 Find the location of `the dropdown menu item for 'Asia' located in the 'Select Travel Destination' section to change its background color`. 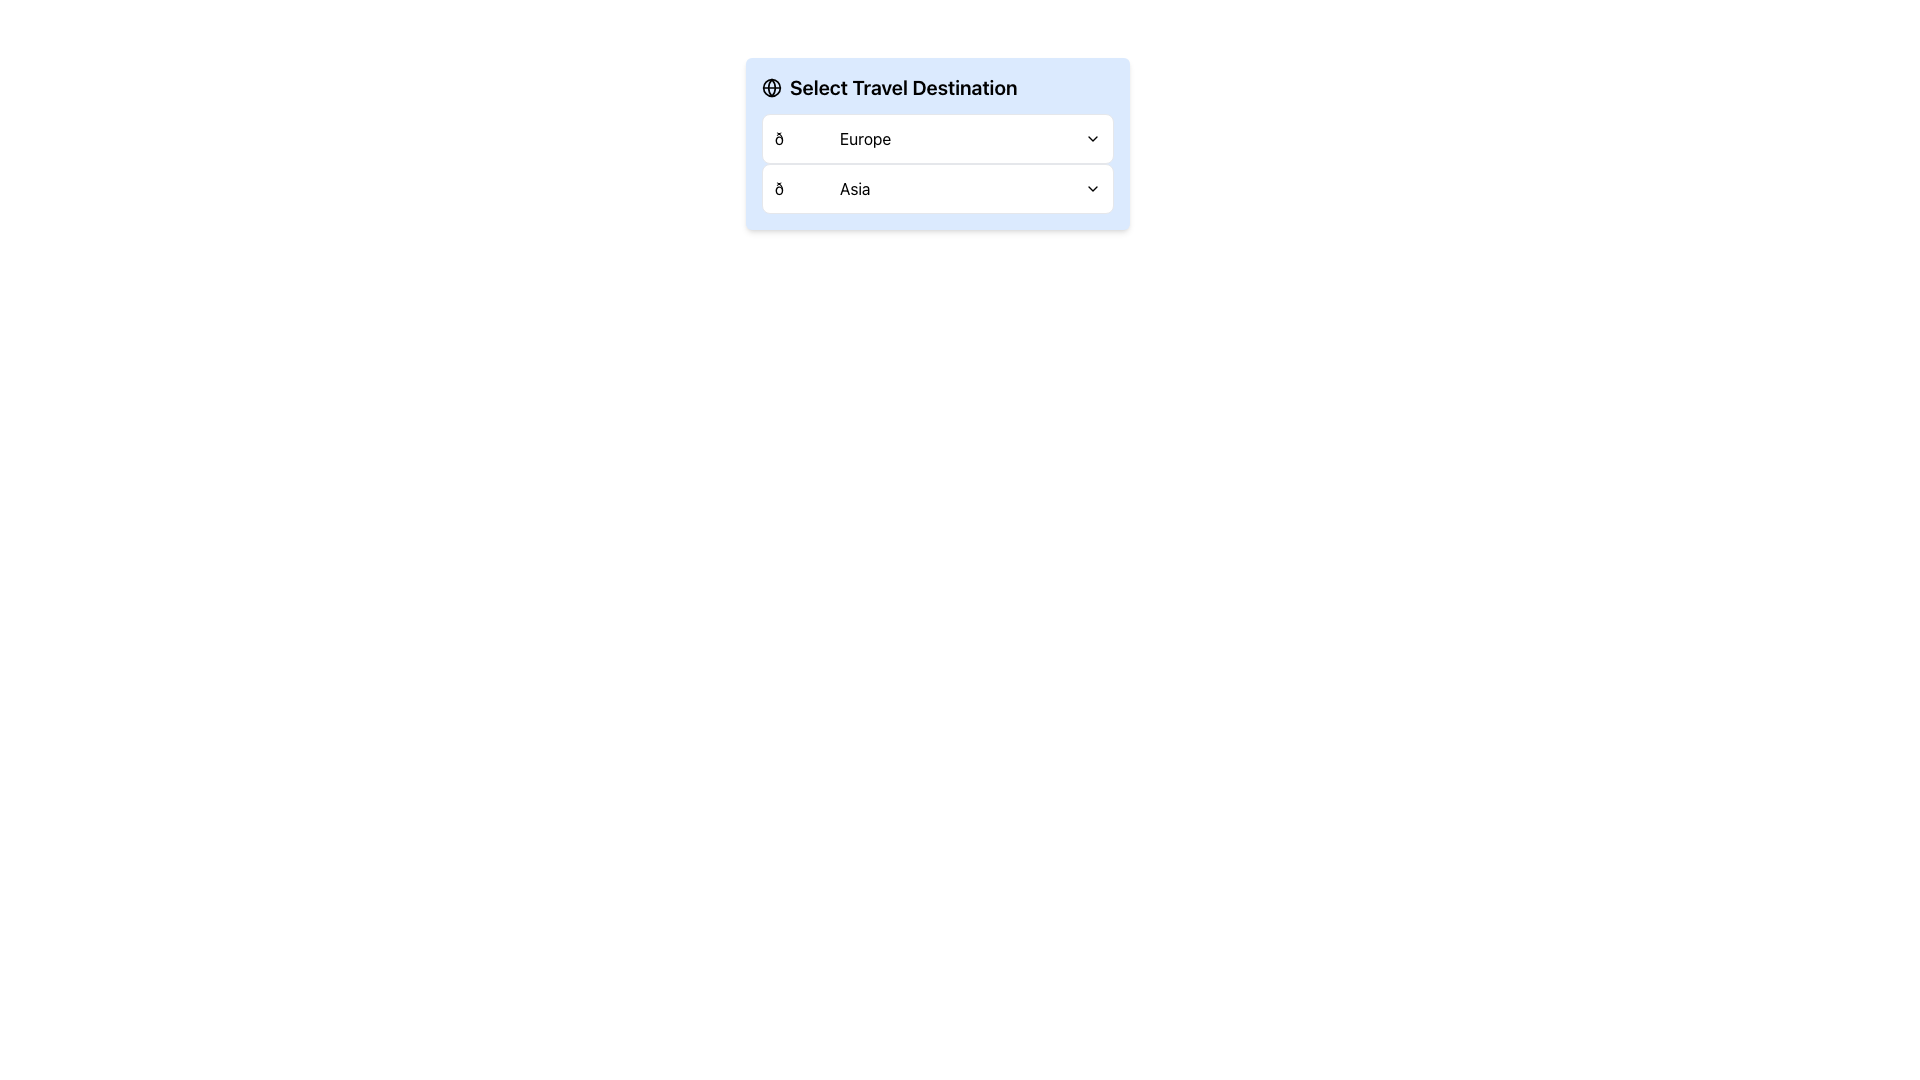

the dropdown menu item for 'Asia' located in the 'Select Travel Destination' section to change its background color is located at coordinates (936, 189).